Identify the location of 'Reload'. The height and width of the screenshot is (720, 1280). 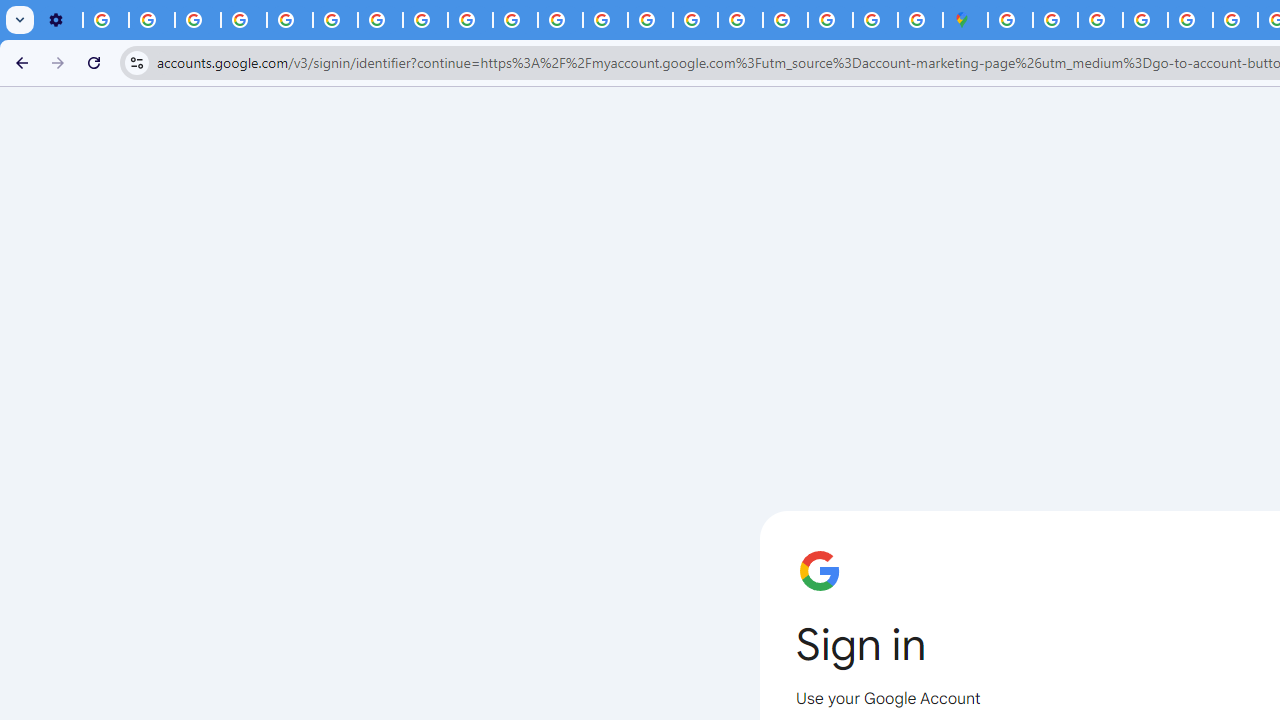
(93, 61).